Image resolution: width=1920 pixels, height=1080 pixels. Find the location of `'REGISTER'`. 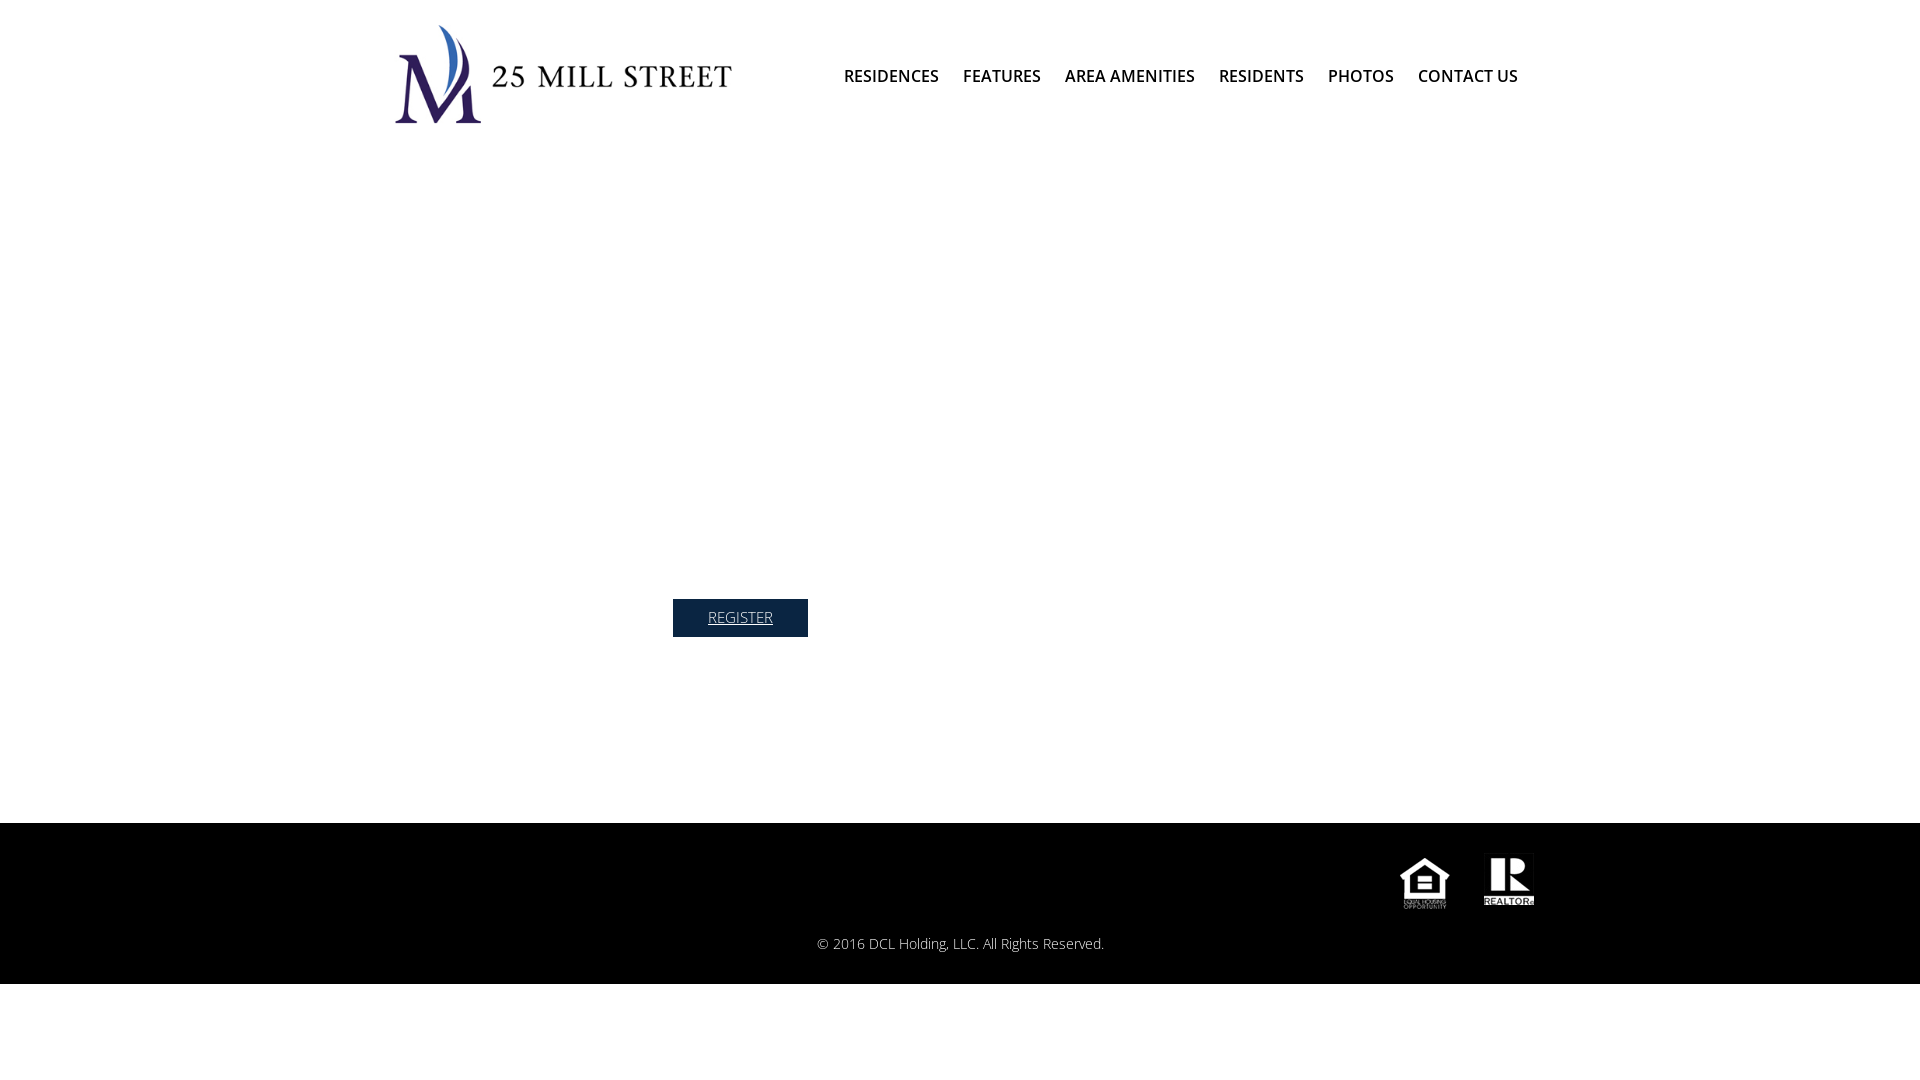

'REGISTER' is located at coordinates (739, 616).